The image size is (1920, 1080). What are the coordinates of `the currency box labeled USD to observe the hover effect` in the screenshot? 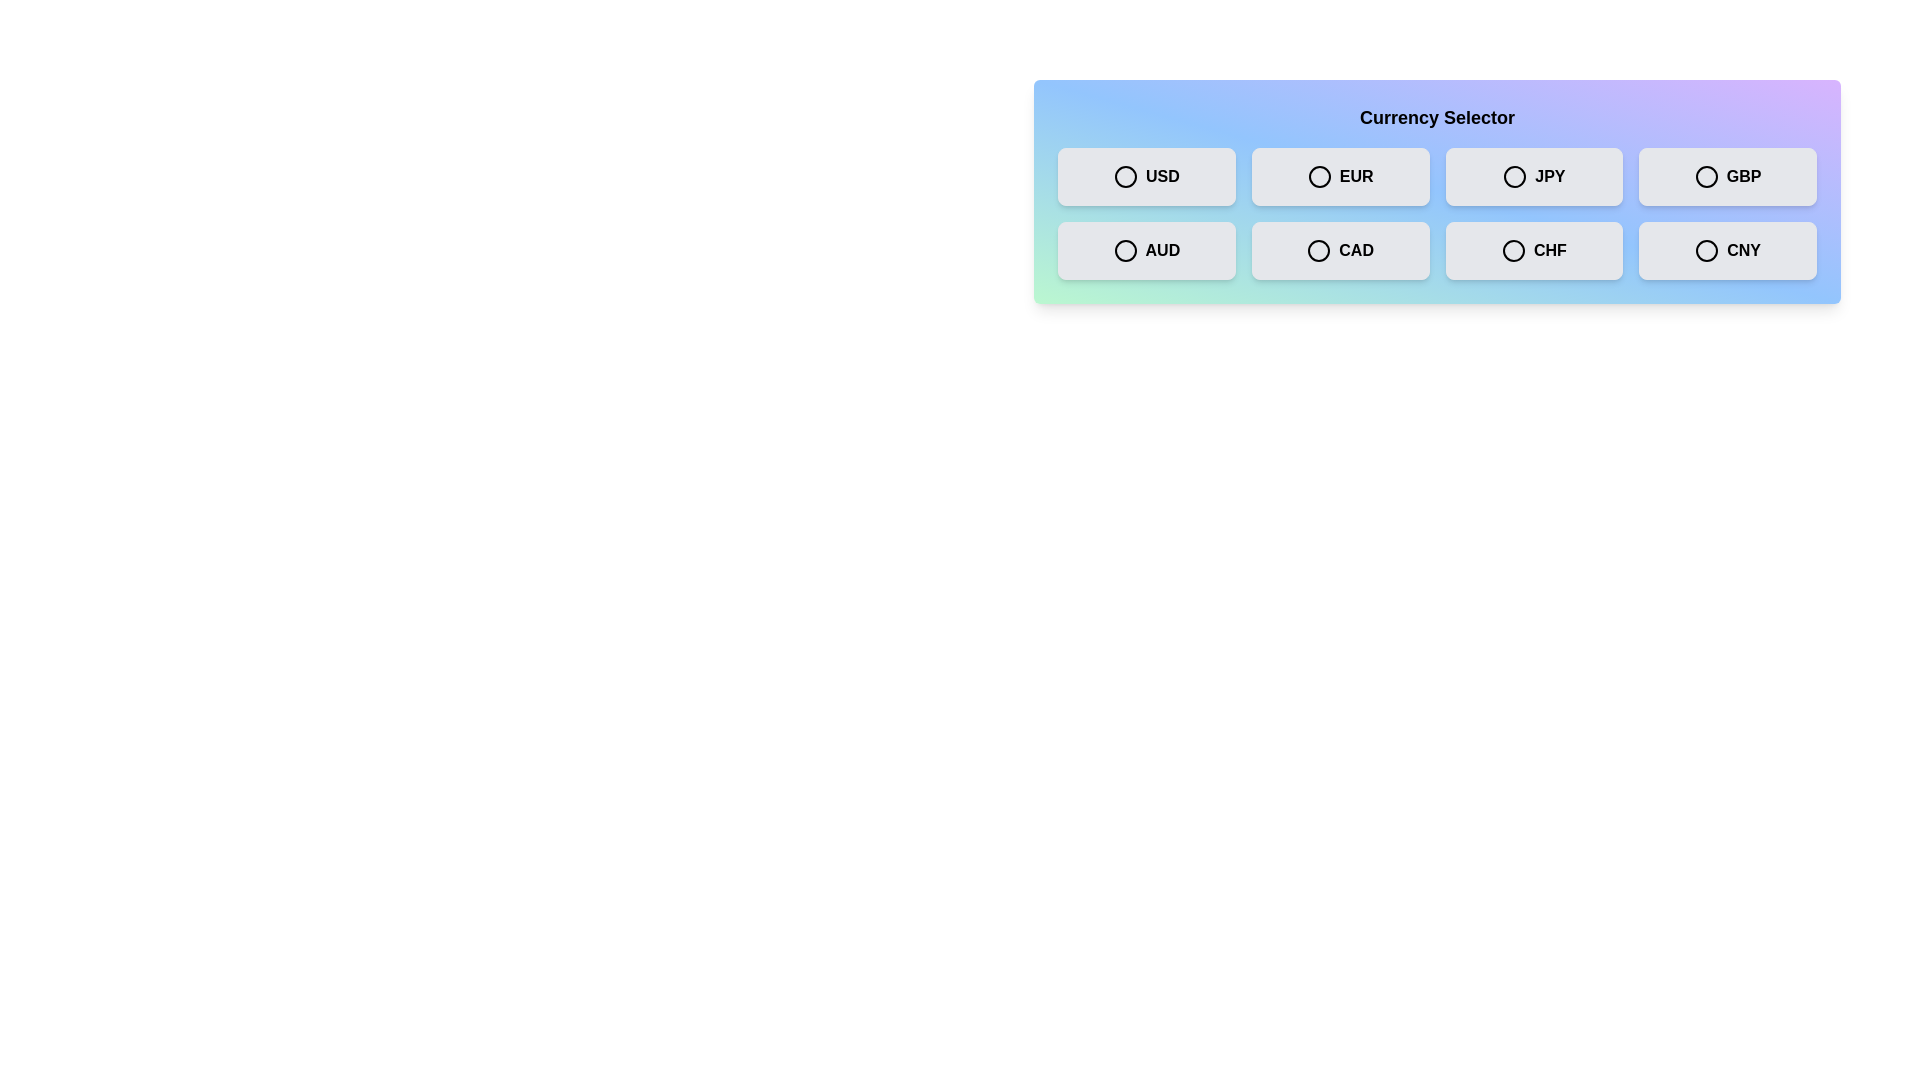 It's located at (1146, 176).